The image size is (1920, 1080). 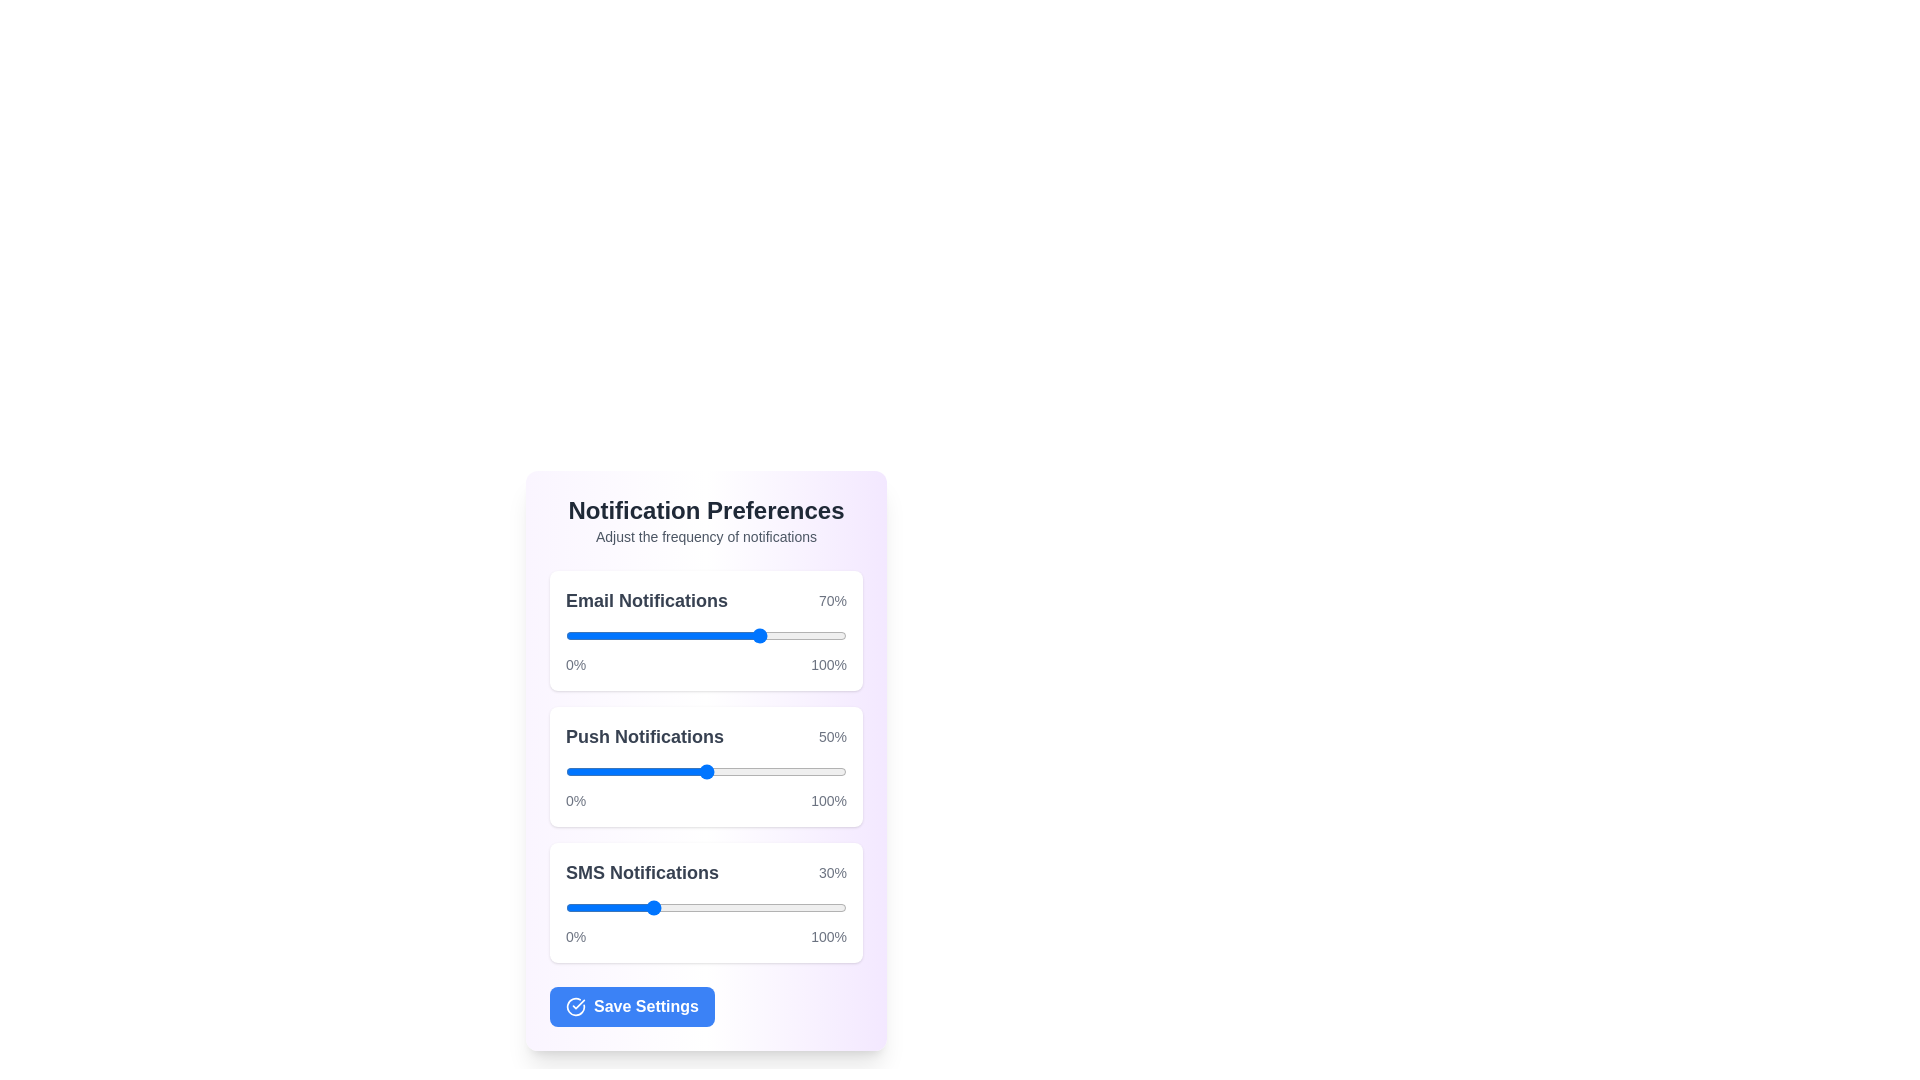 I want to click on the static text label 'Email Notifications' which is displayed in a large, bold, dark gray font, located near the top of the notification settings panel, to the left of the '70%' progress indicator and above the progress bar, so click(x=647, y=600).